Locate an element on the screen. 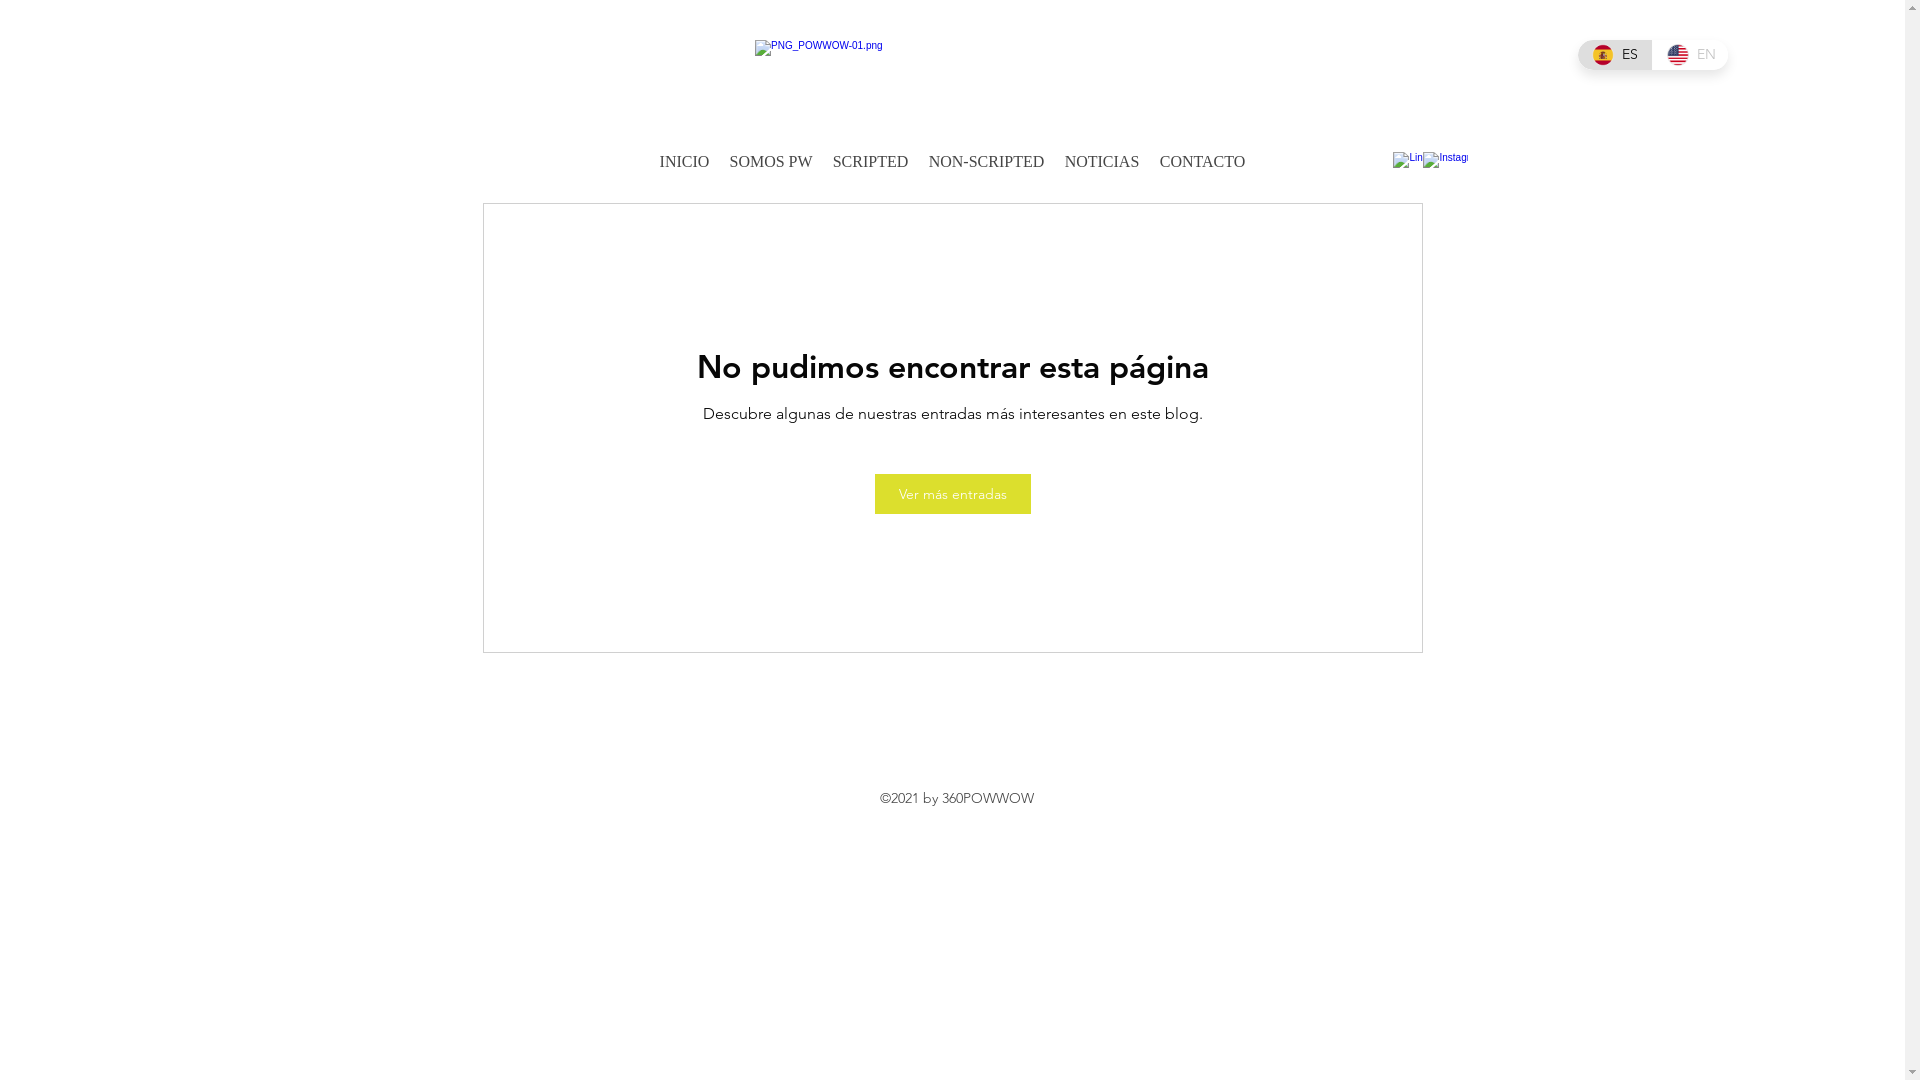 This screenshot has width=1920, height=1080. 'EN' is located at coordinates (1689, 53).